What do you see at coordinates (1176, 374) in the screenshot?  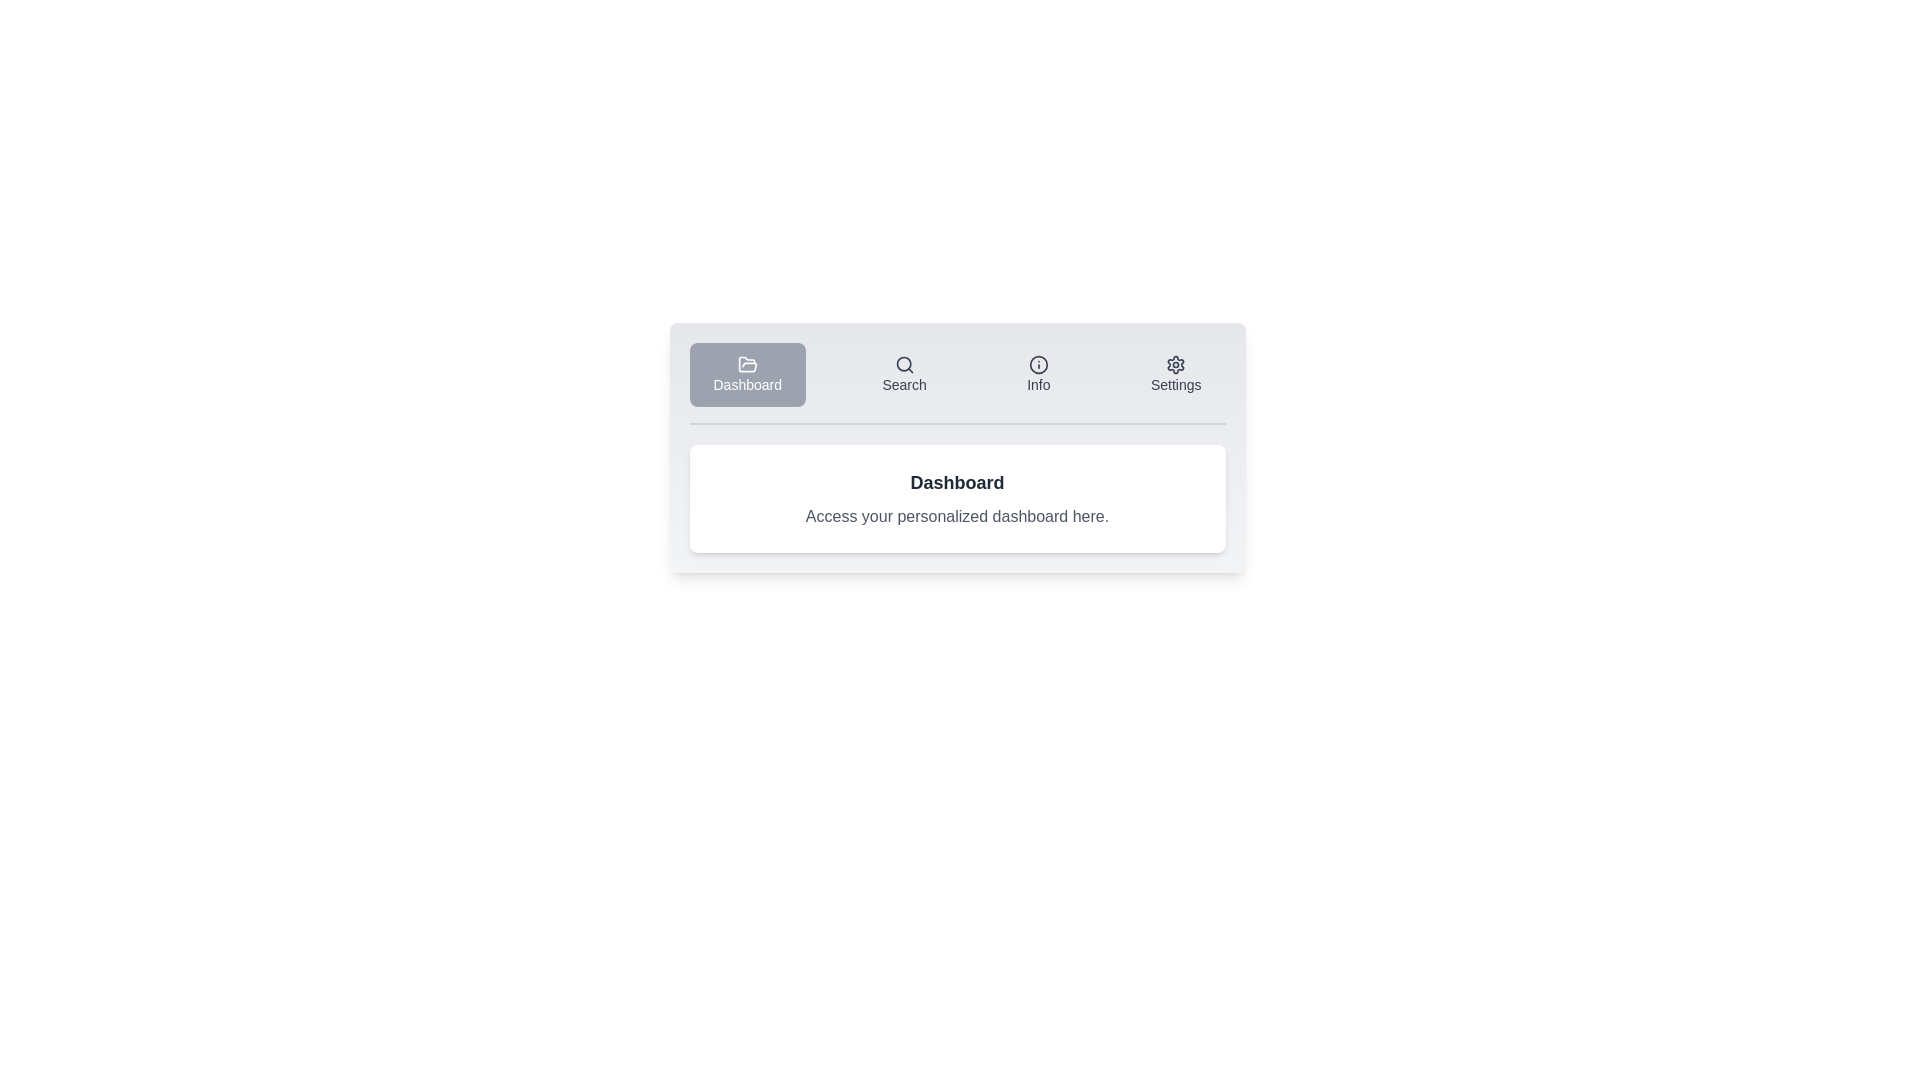 I see `the tab labeled Settings to observe its hover effect` at bounding box center [1176, 374].